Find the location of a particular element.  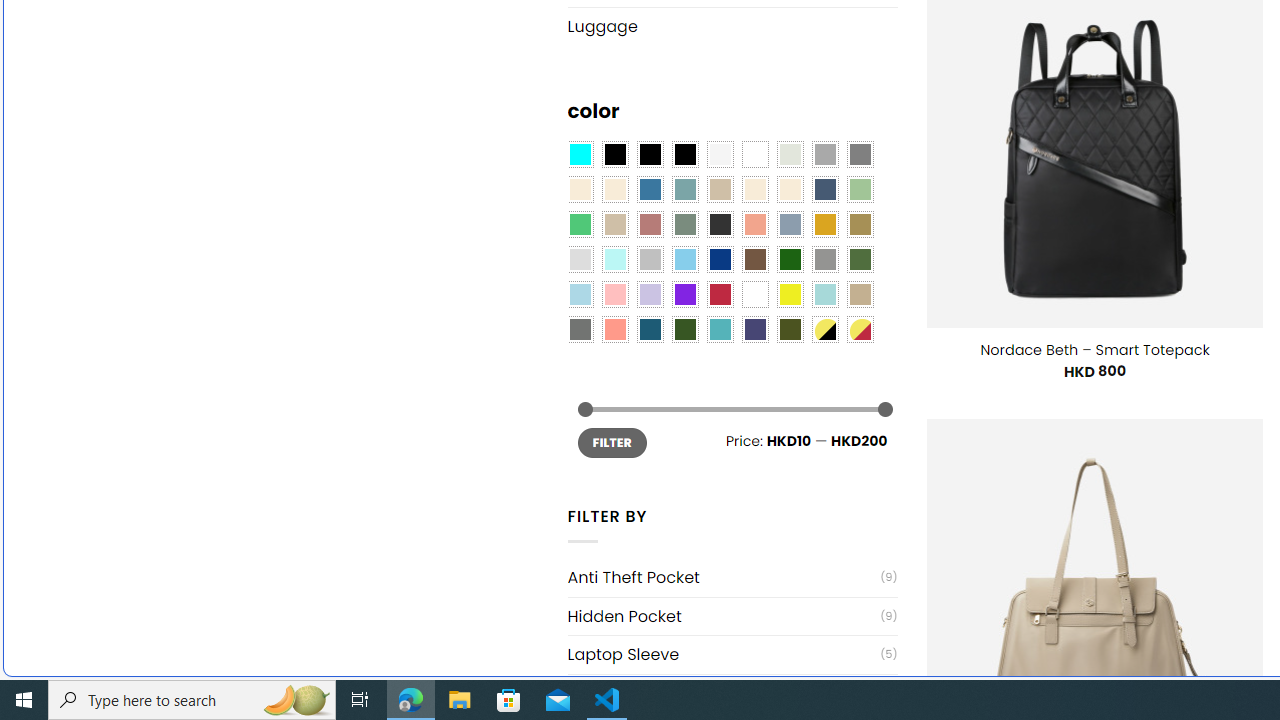

'Silver' is located at coordinates (650, 258).